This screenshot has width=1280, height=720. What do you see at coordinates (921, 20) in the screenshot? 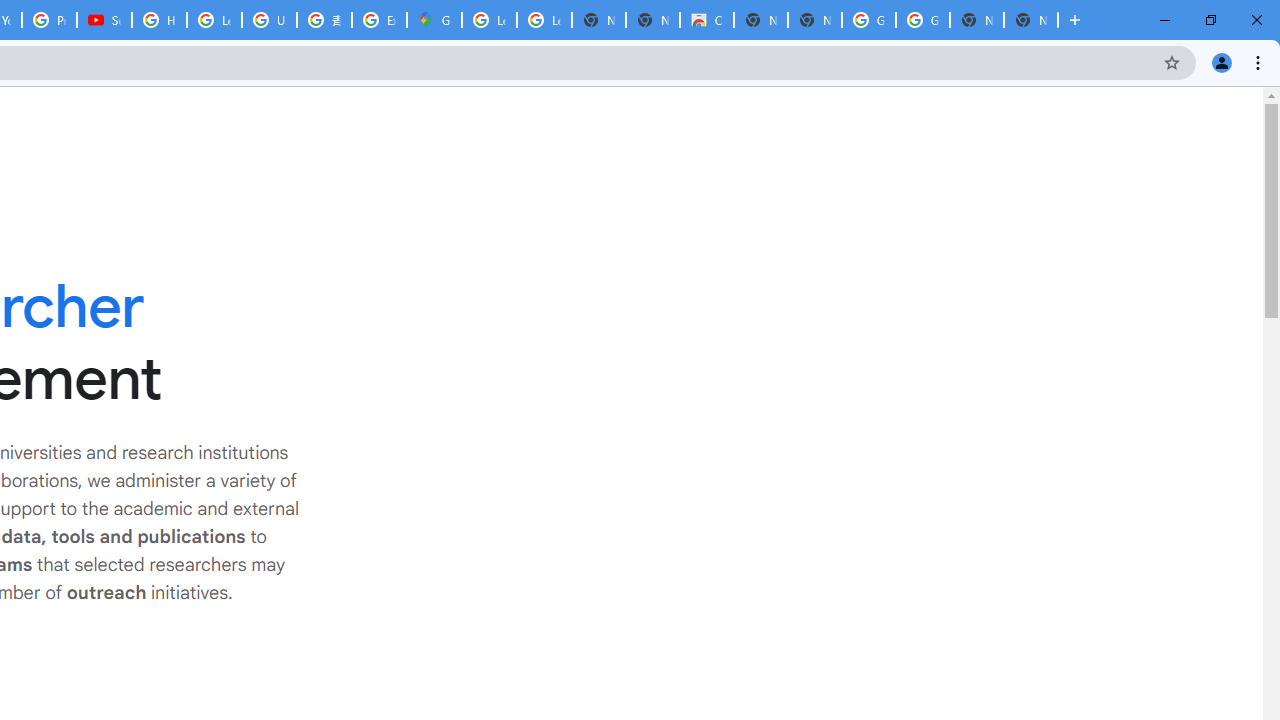
I see `'Google Images'` at bounding box center [921, 20].